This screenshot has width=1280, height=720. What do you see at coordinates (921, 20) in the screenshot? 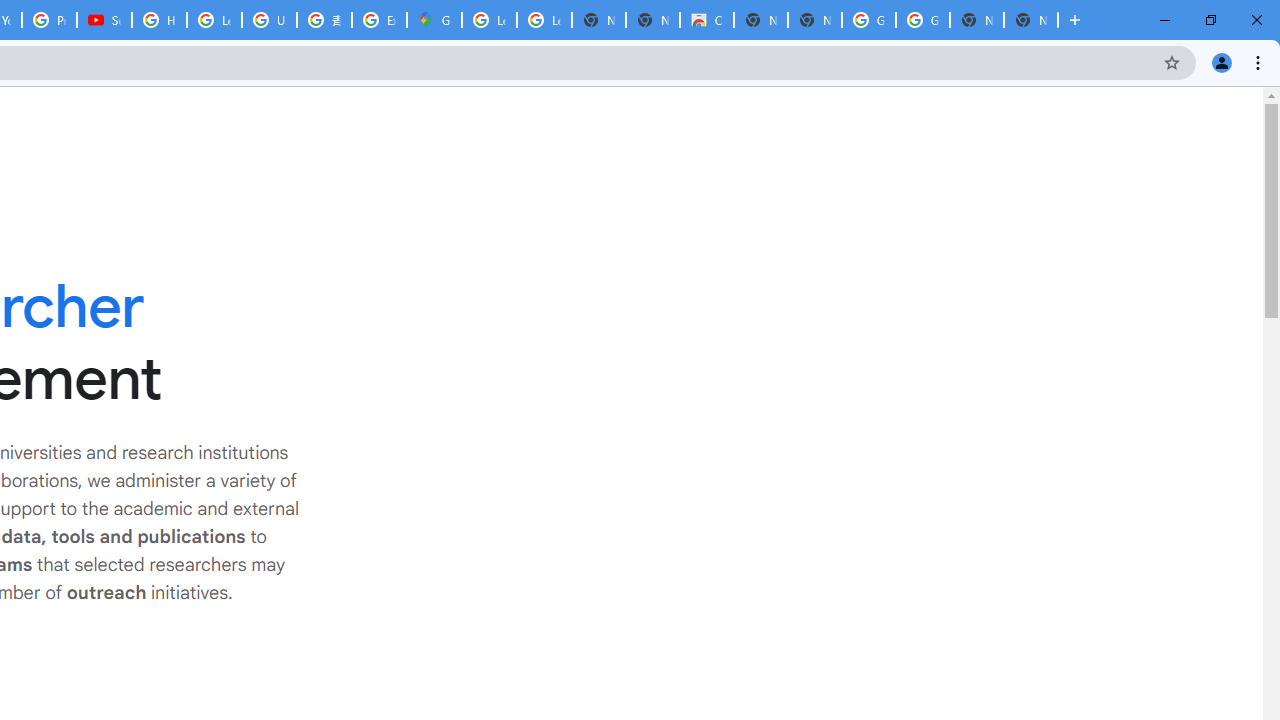
I see `'Google Images'` at bounding box center [921, 20].